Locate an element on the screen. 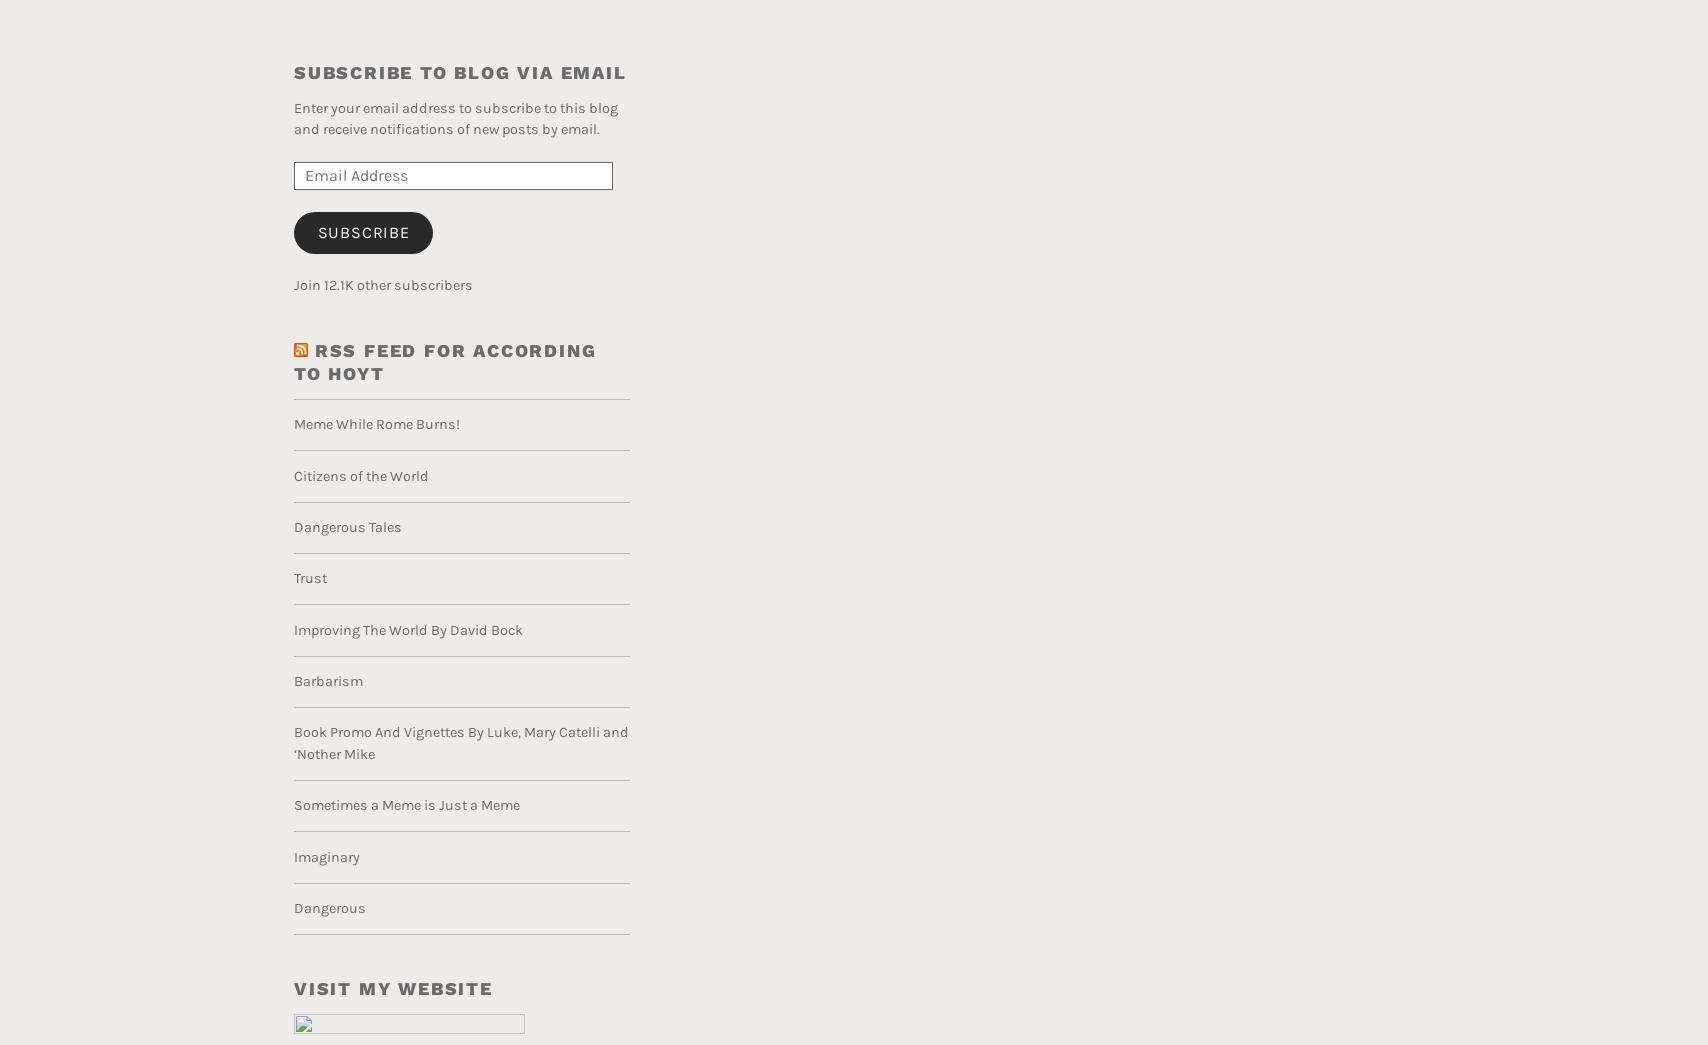 Image resolution: width=1708 pixels, height=1045 pixels. 'Barbarism' is located at coordinates (328, 681).